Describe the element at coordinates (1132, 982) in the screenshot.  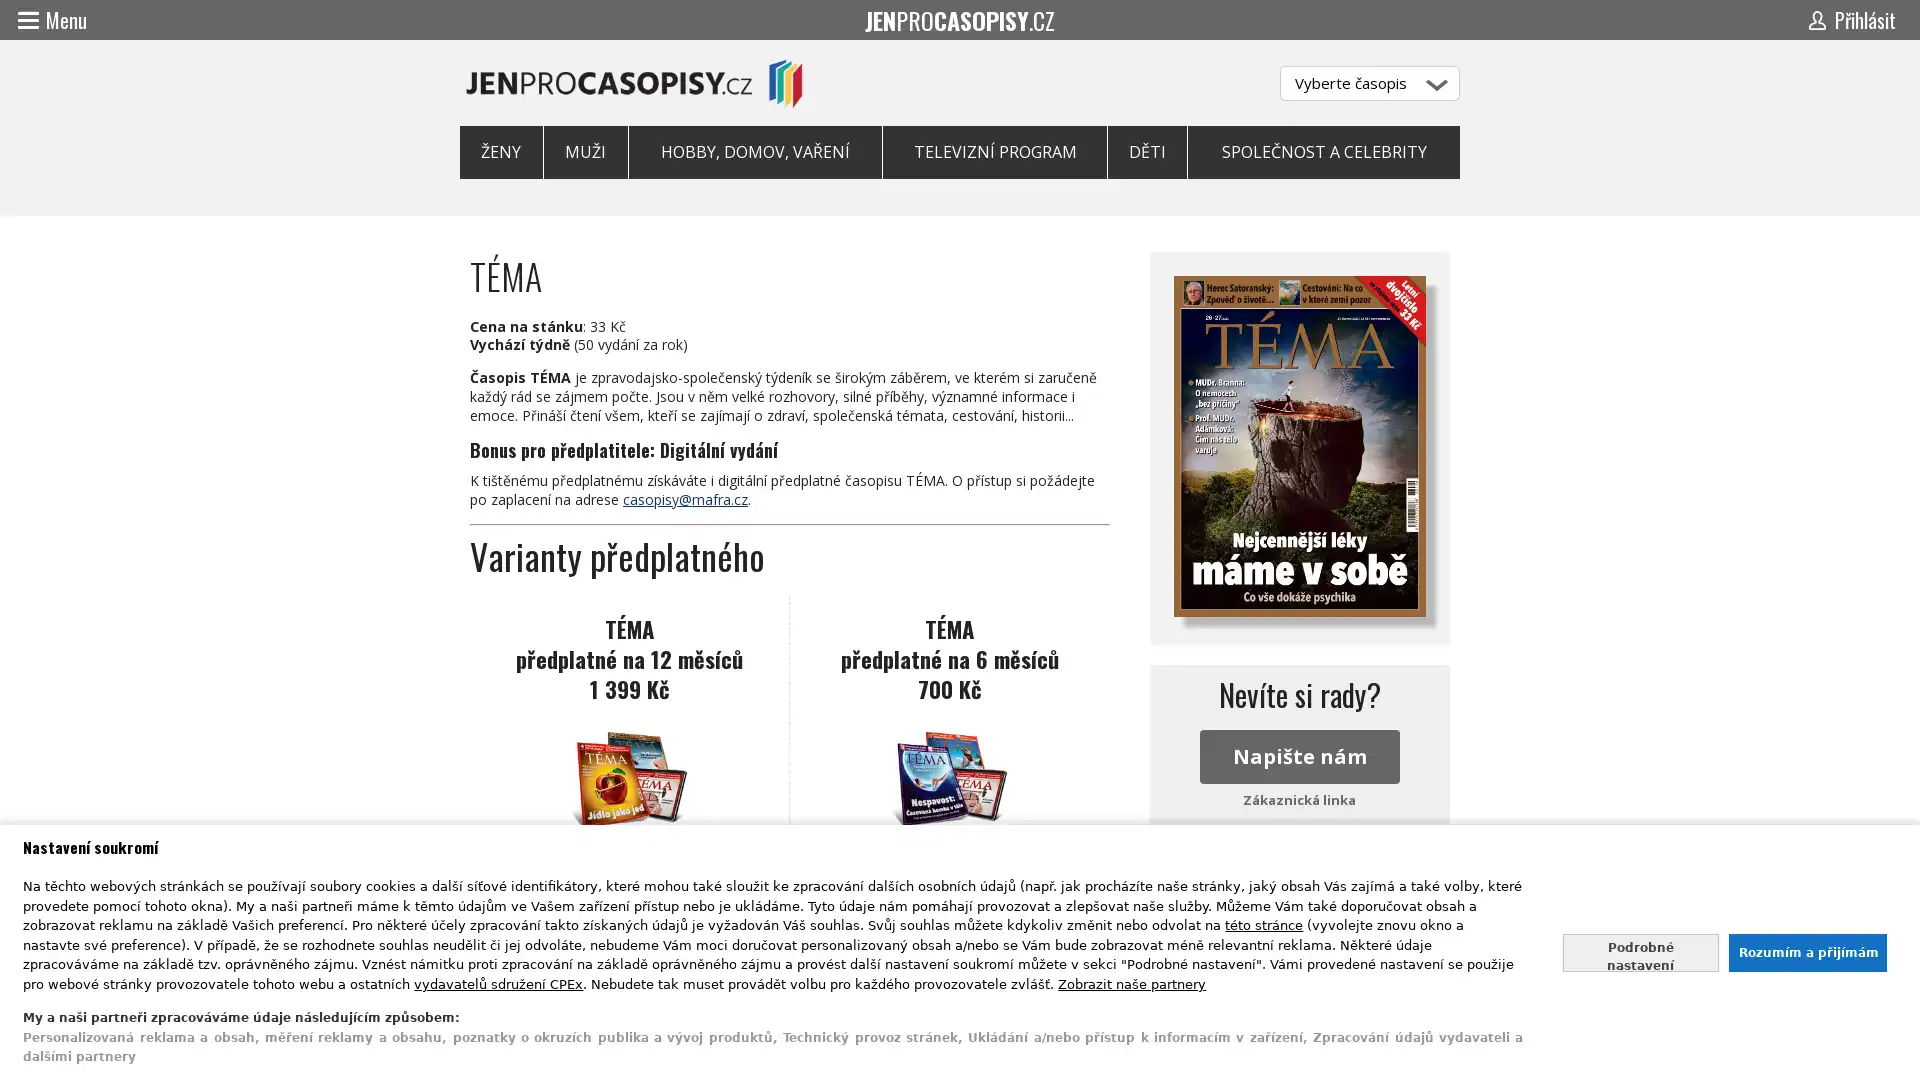
I see `Zobrazit nase partnery` at that location.